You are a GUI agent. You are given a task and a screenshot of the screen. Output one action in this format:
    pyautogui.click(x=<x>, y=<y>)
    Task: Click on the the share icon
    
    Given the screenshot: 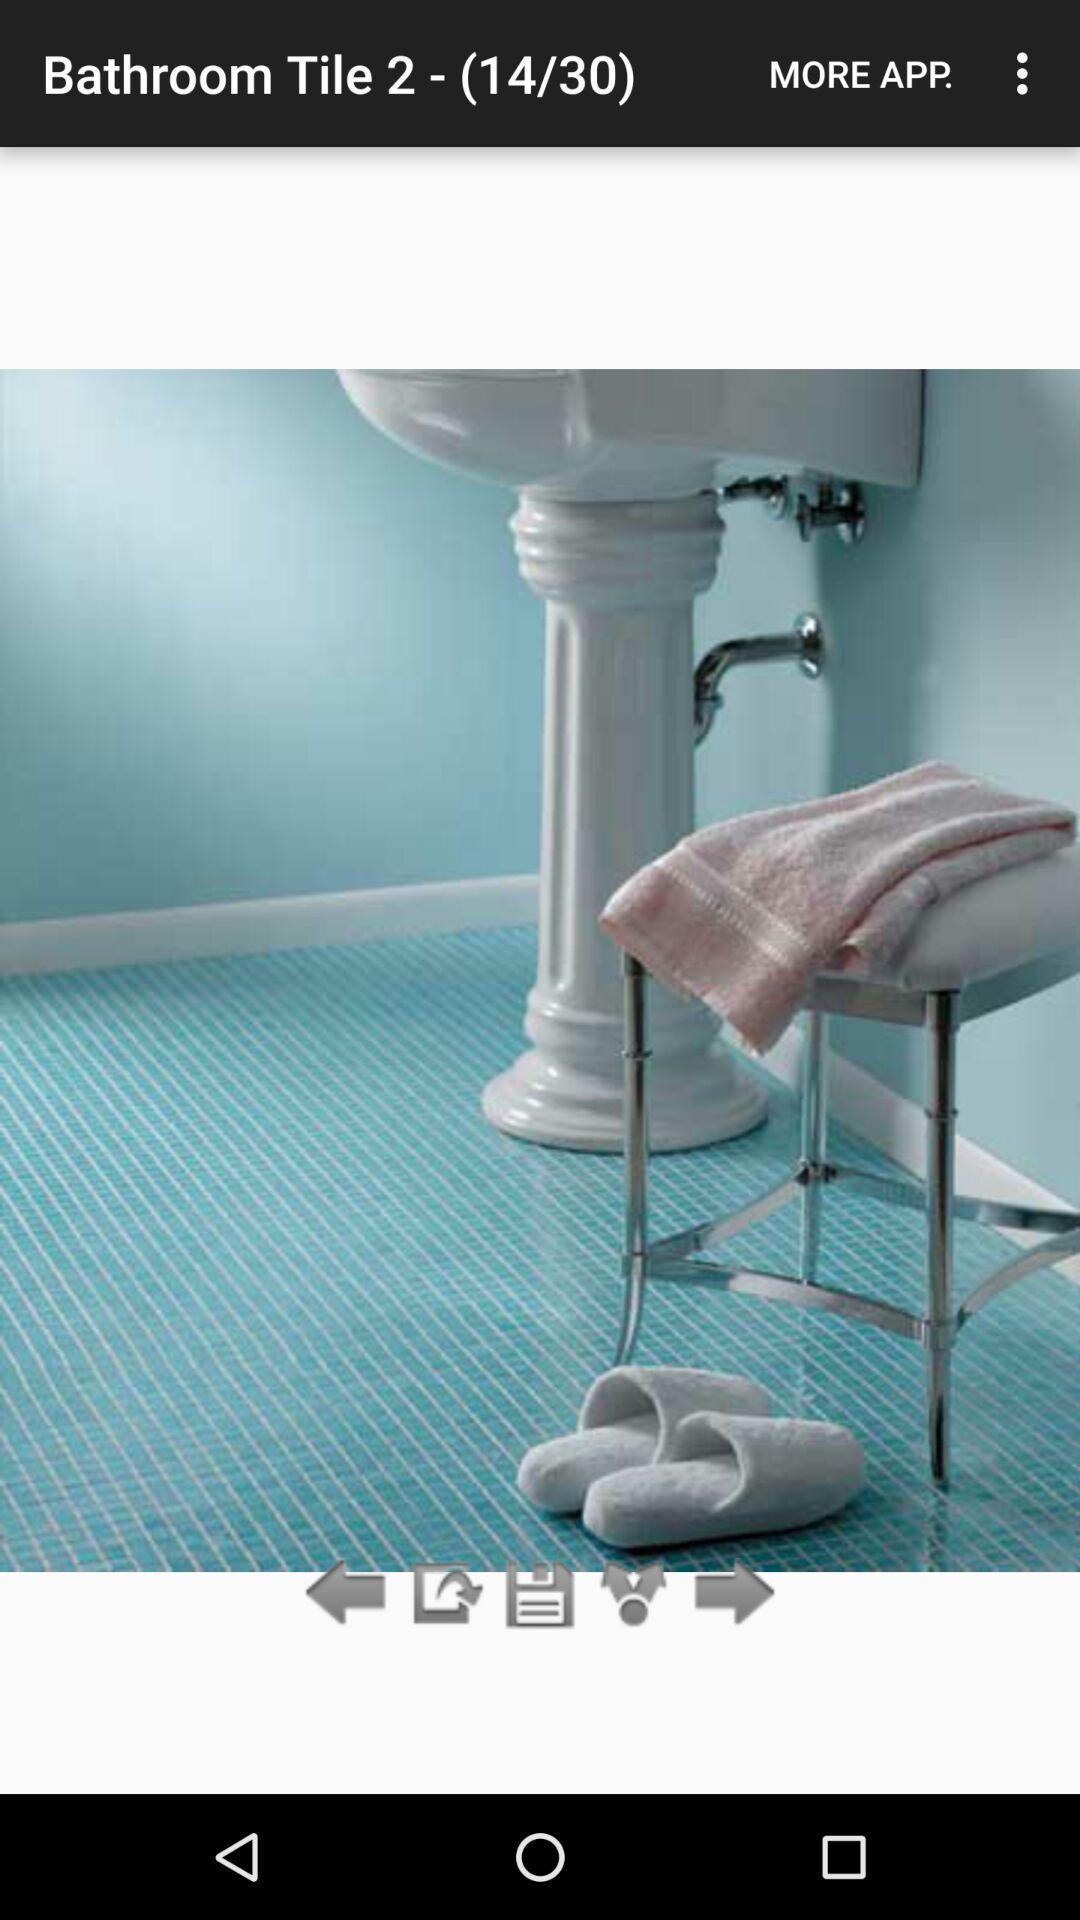 What is the action you would take?
    pyautogui.click(x=634, y=1593)
    